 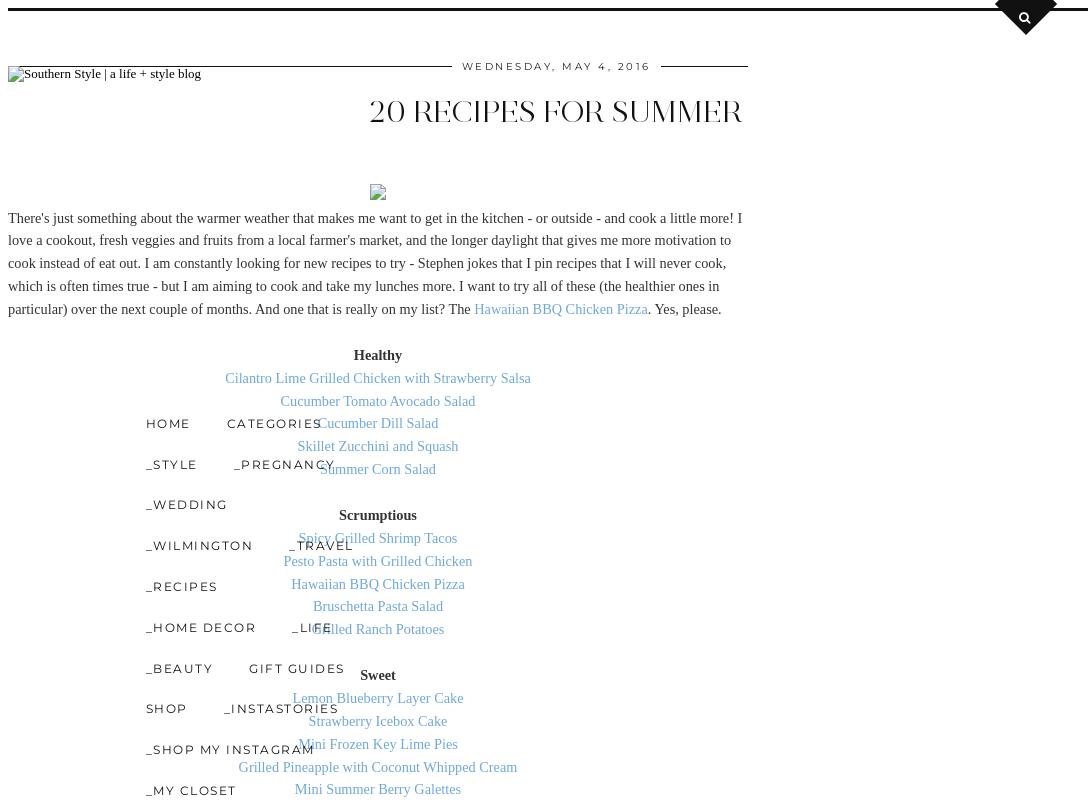 I want to click on 'Cucumber Dill Salad', so click(x=377, y=422).